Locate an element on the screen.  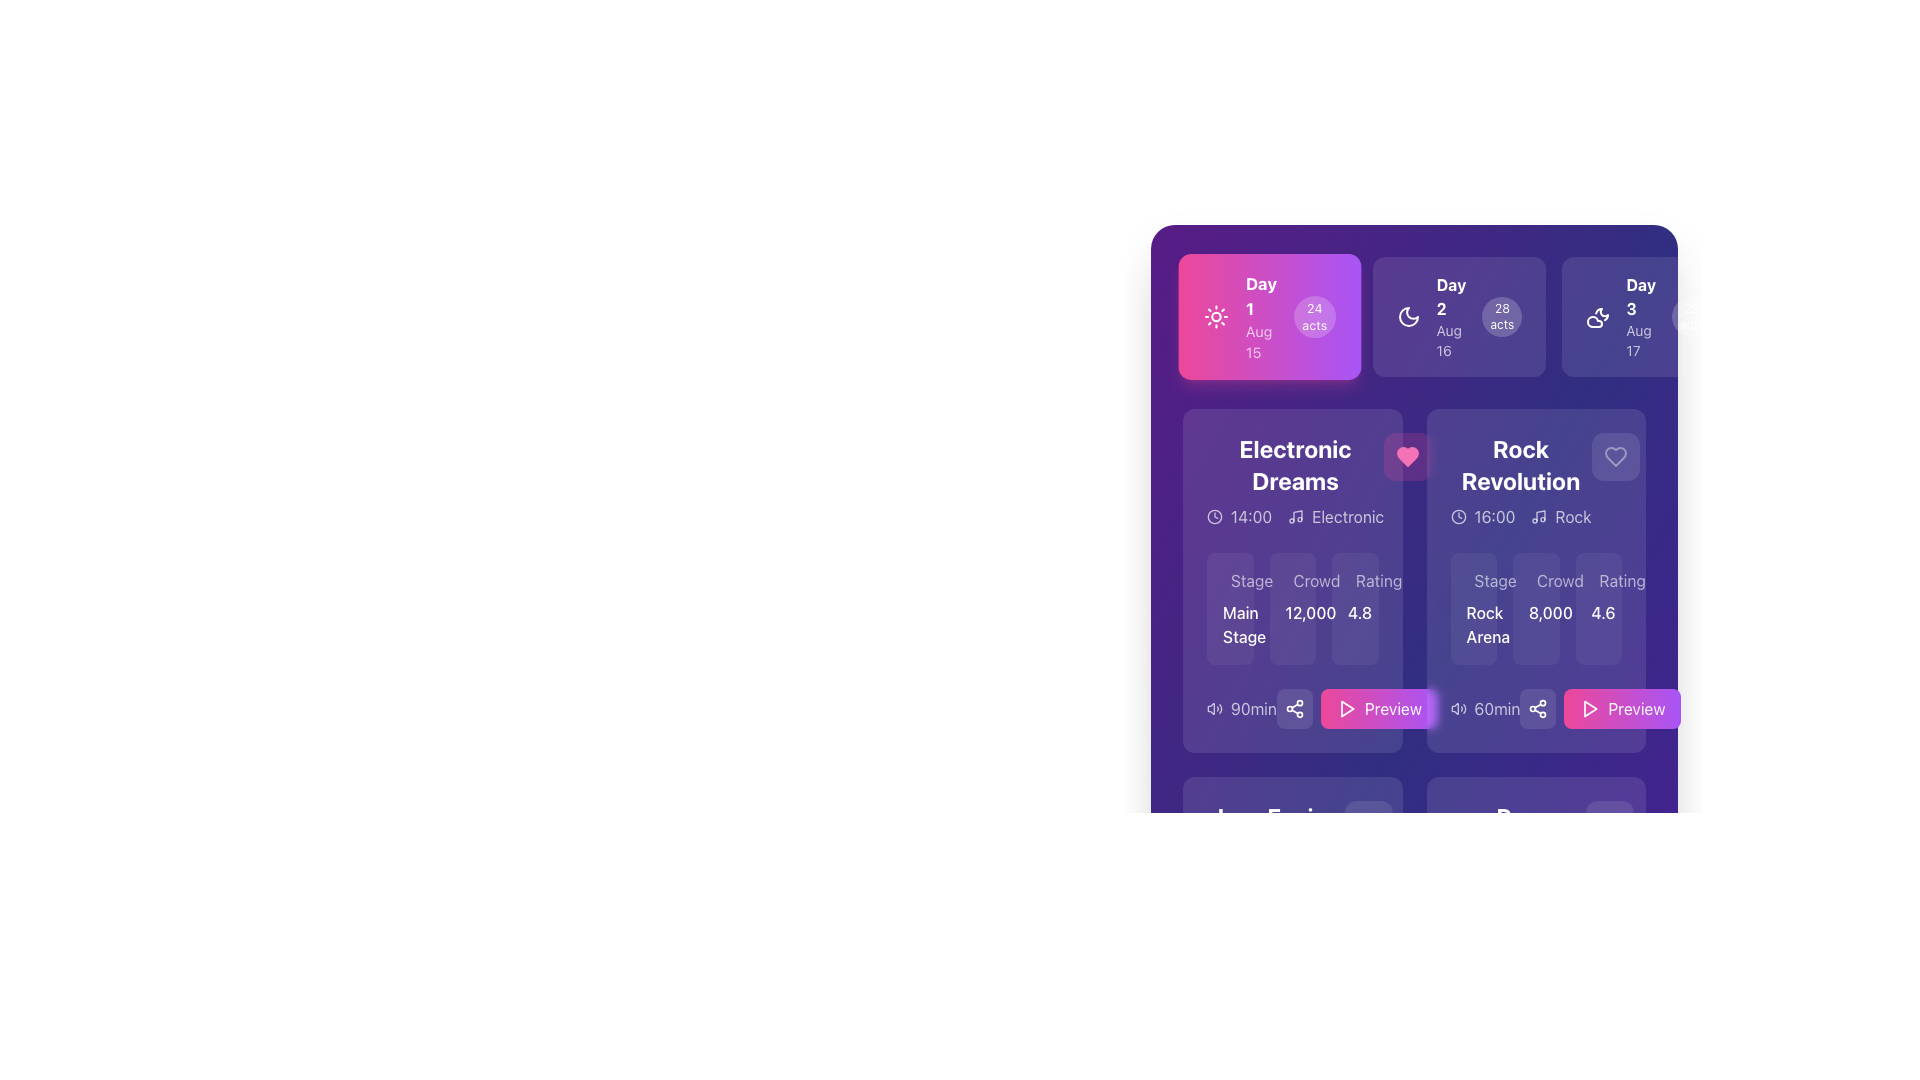
the circular decorative element representing a clock face with a light purple border, located above the 'Electronic' label in the 'Electronic Dreams' section is located at coordinates (1213, 515).